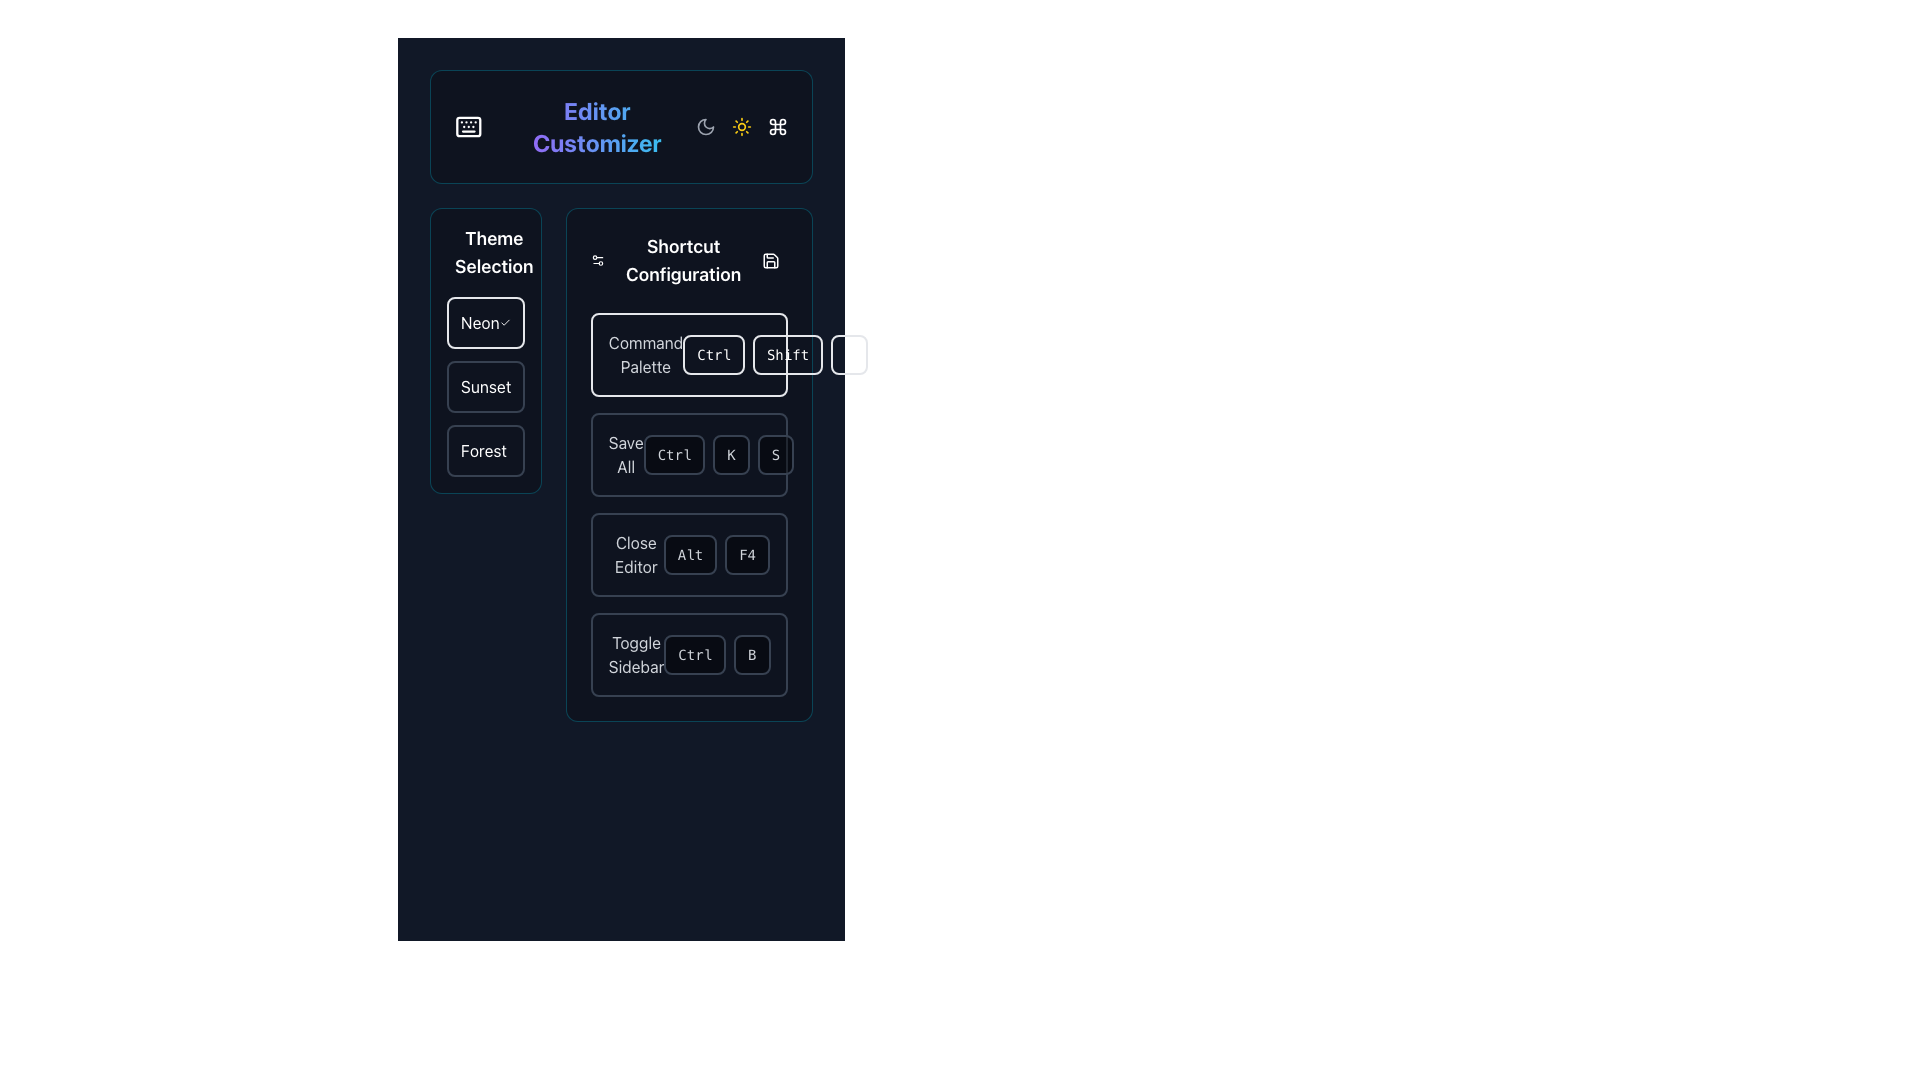  I want to click on the 'K' button, which is a small rectangular button with rounded corners and a dark background, as part of a sequence in the Shortcut Configuration group, so click(730, 455).